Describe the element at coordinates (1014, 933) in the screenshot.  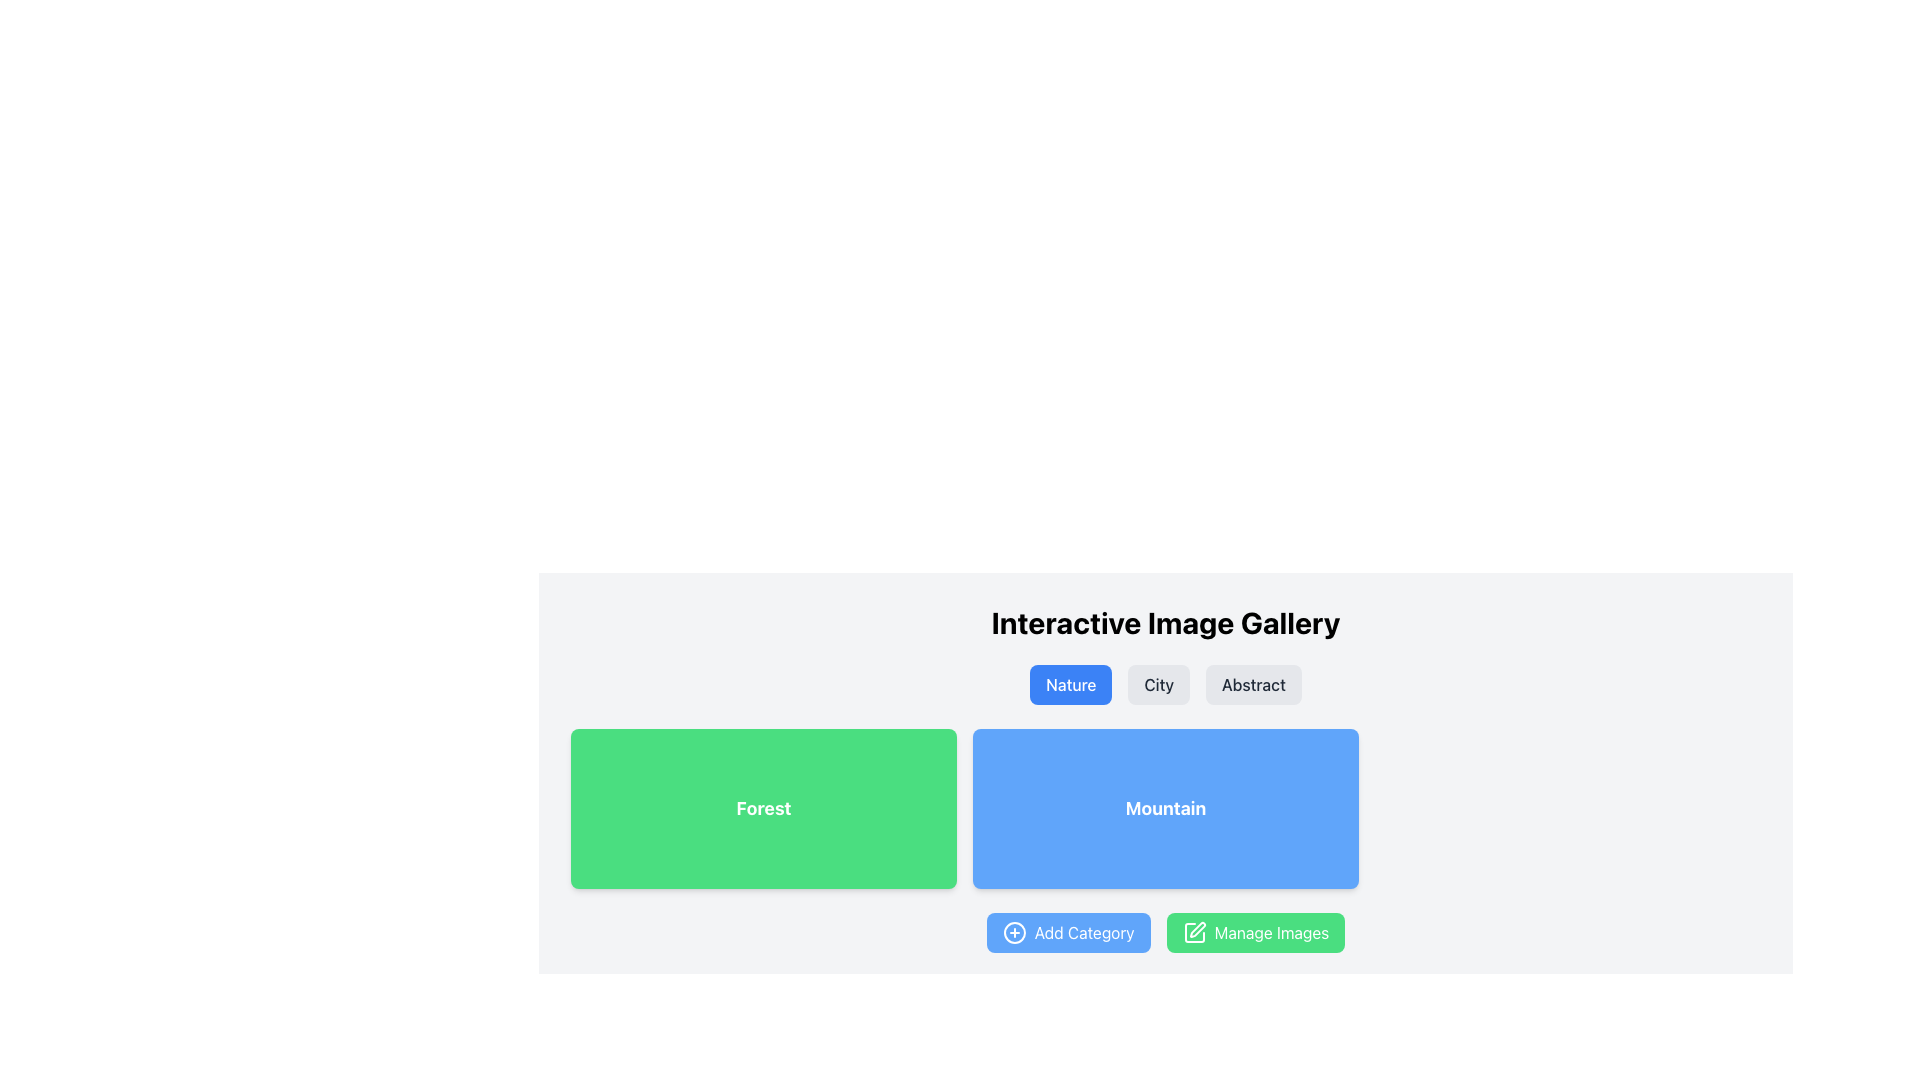
I see `the circle-plus icon on the left side of the blue 'Add Category' button to observe potential visual effects` at that location.